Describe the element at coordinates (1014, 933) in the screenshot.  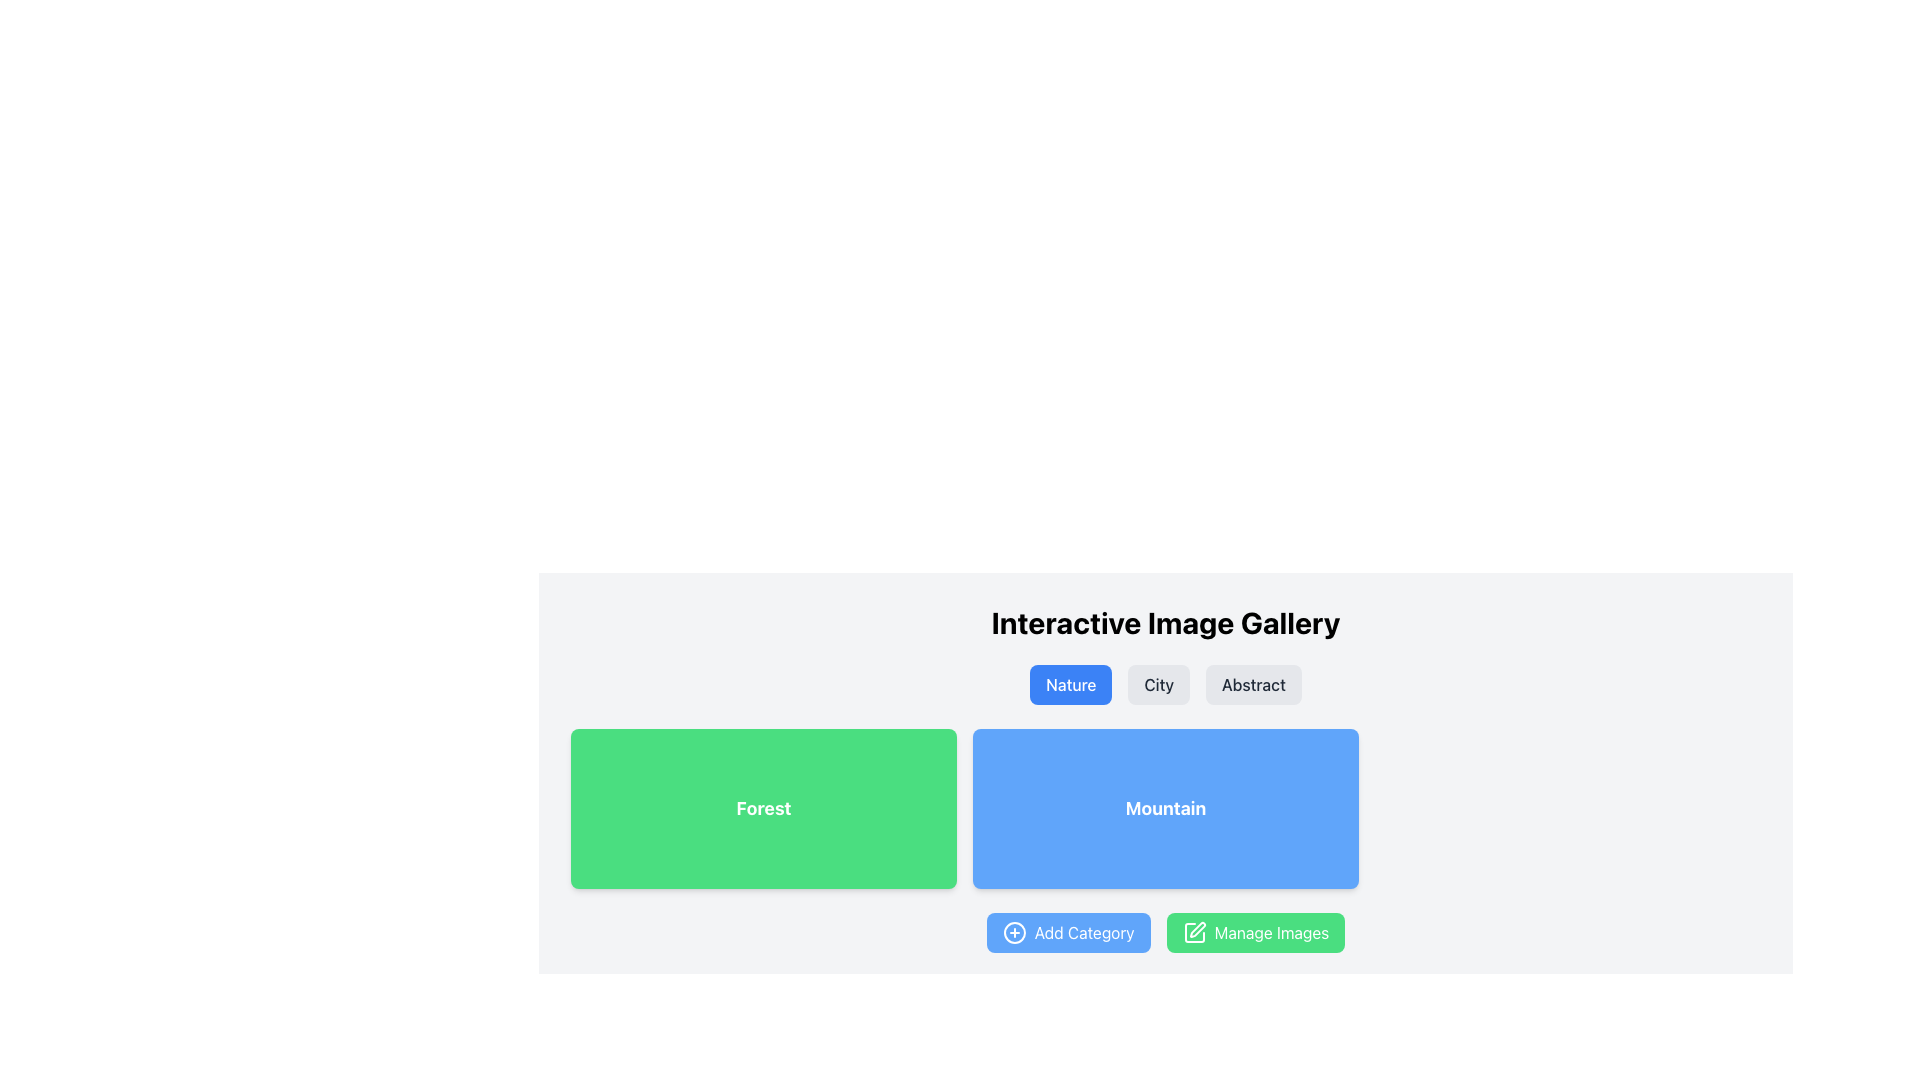
I see `the circle-plus icon on the left side of the blue 'Add Category' button to observe potential visual effects` at that location.